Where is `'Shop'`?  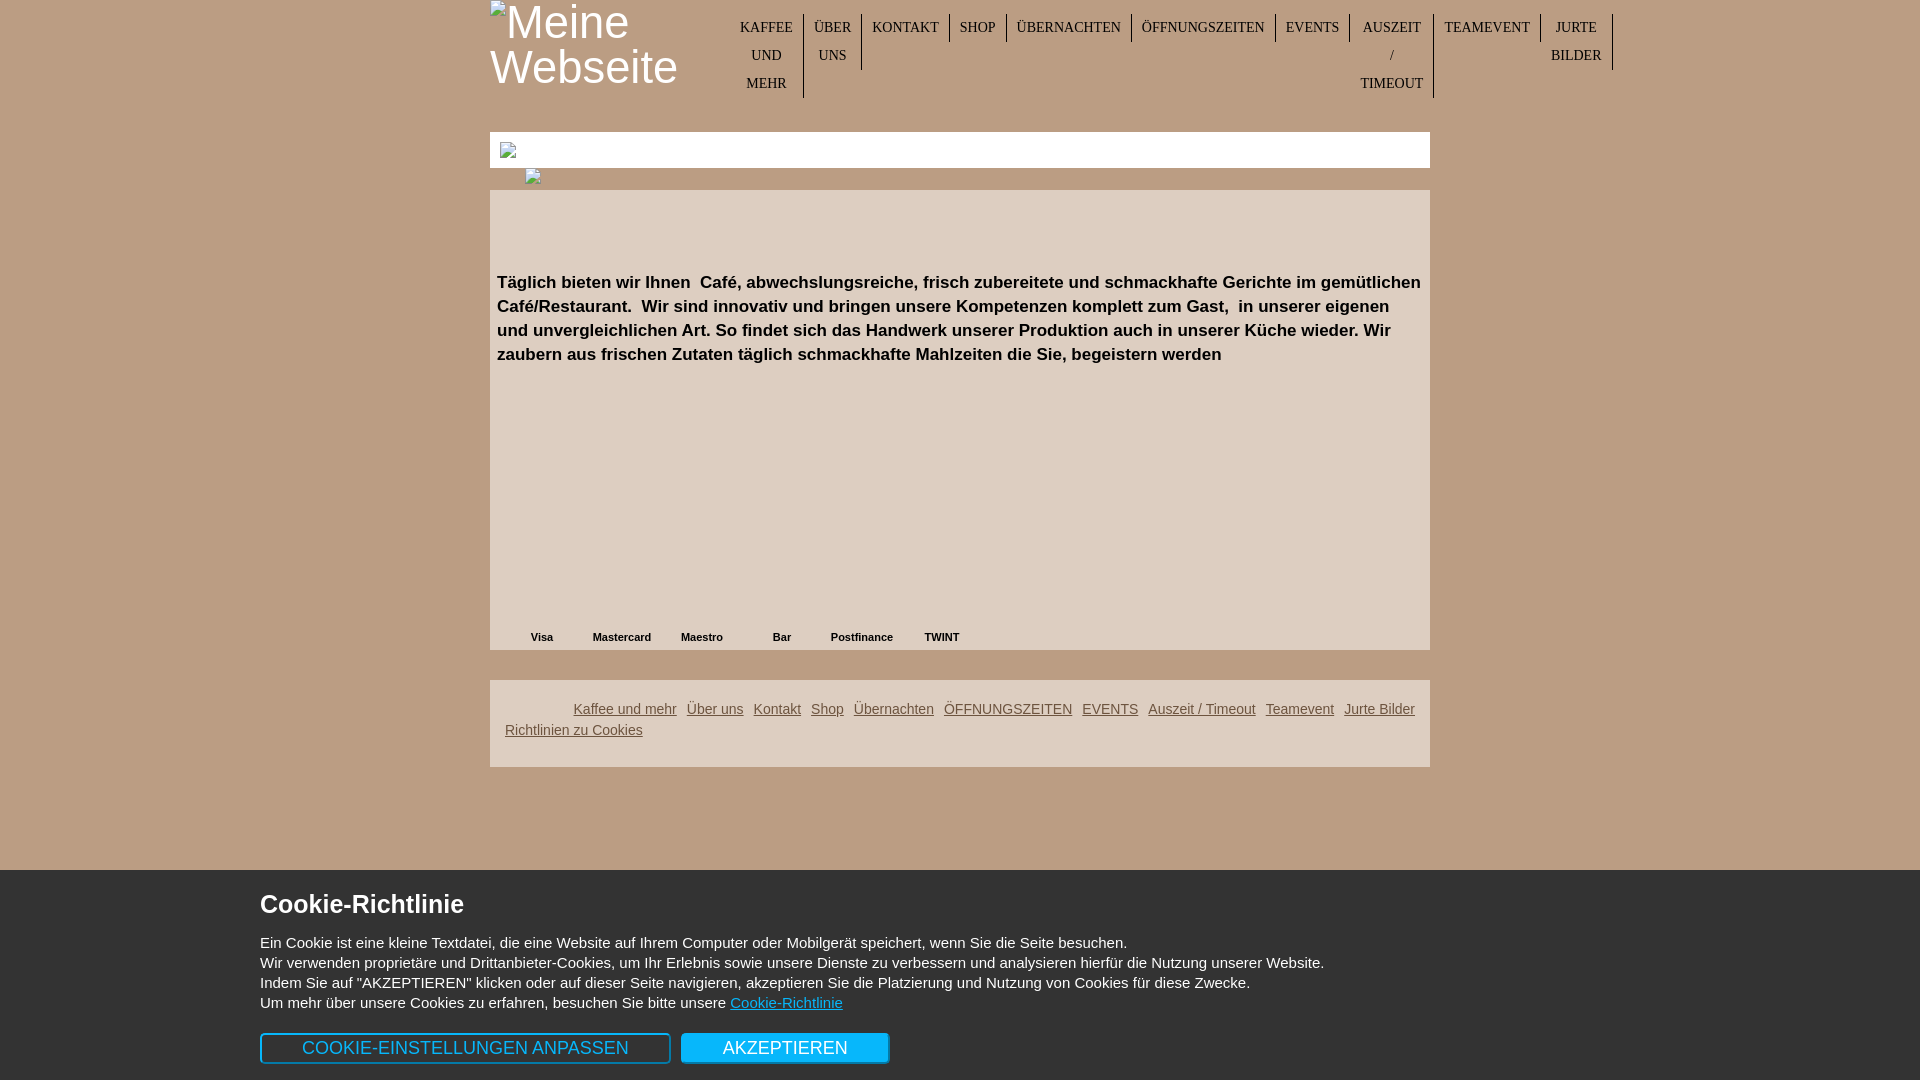 'Shop' is located at coordinates (827, 708).